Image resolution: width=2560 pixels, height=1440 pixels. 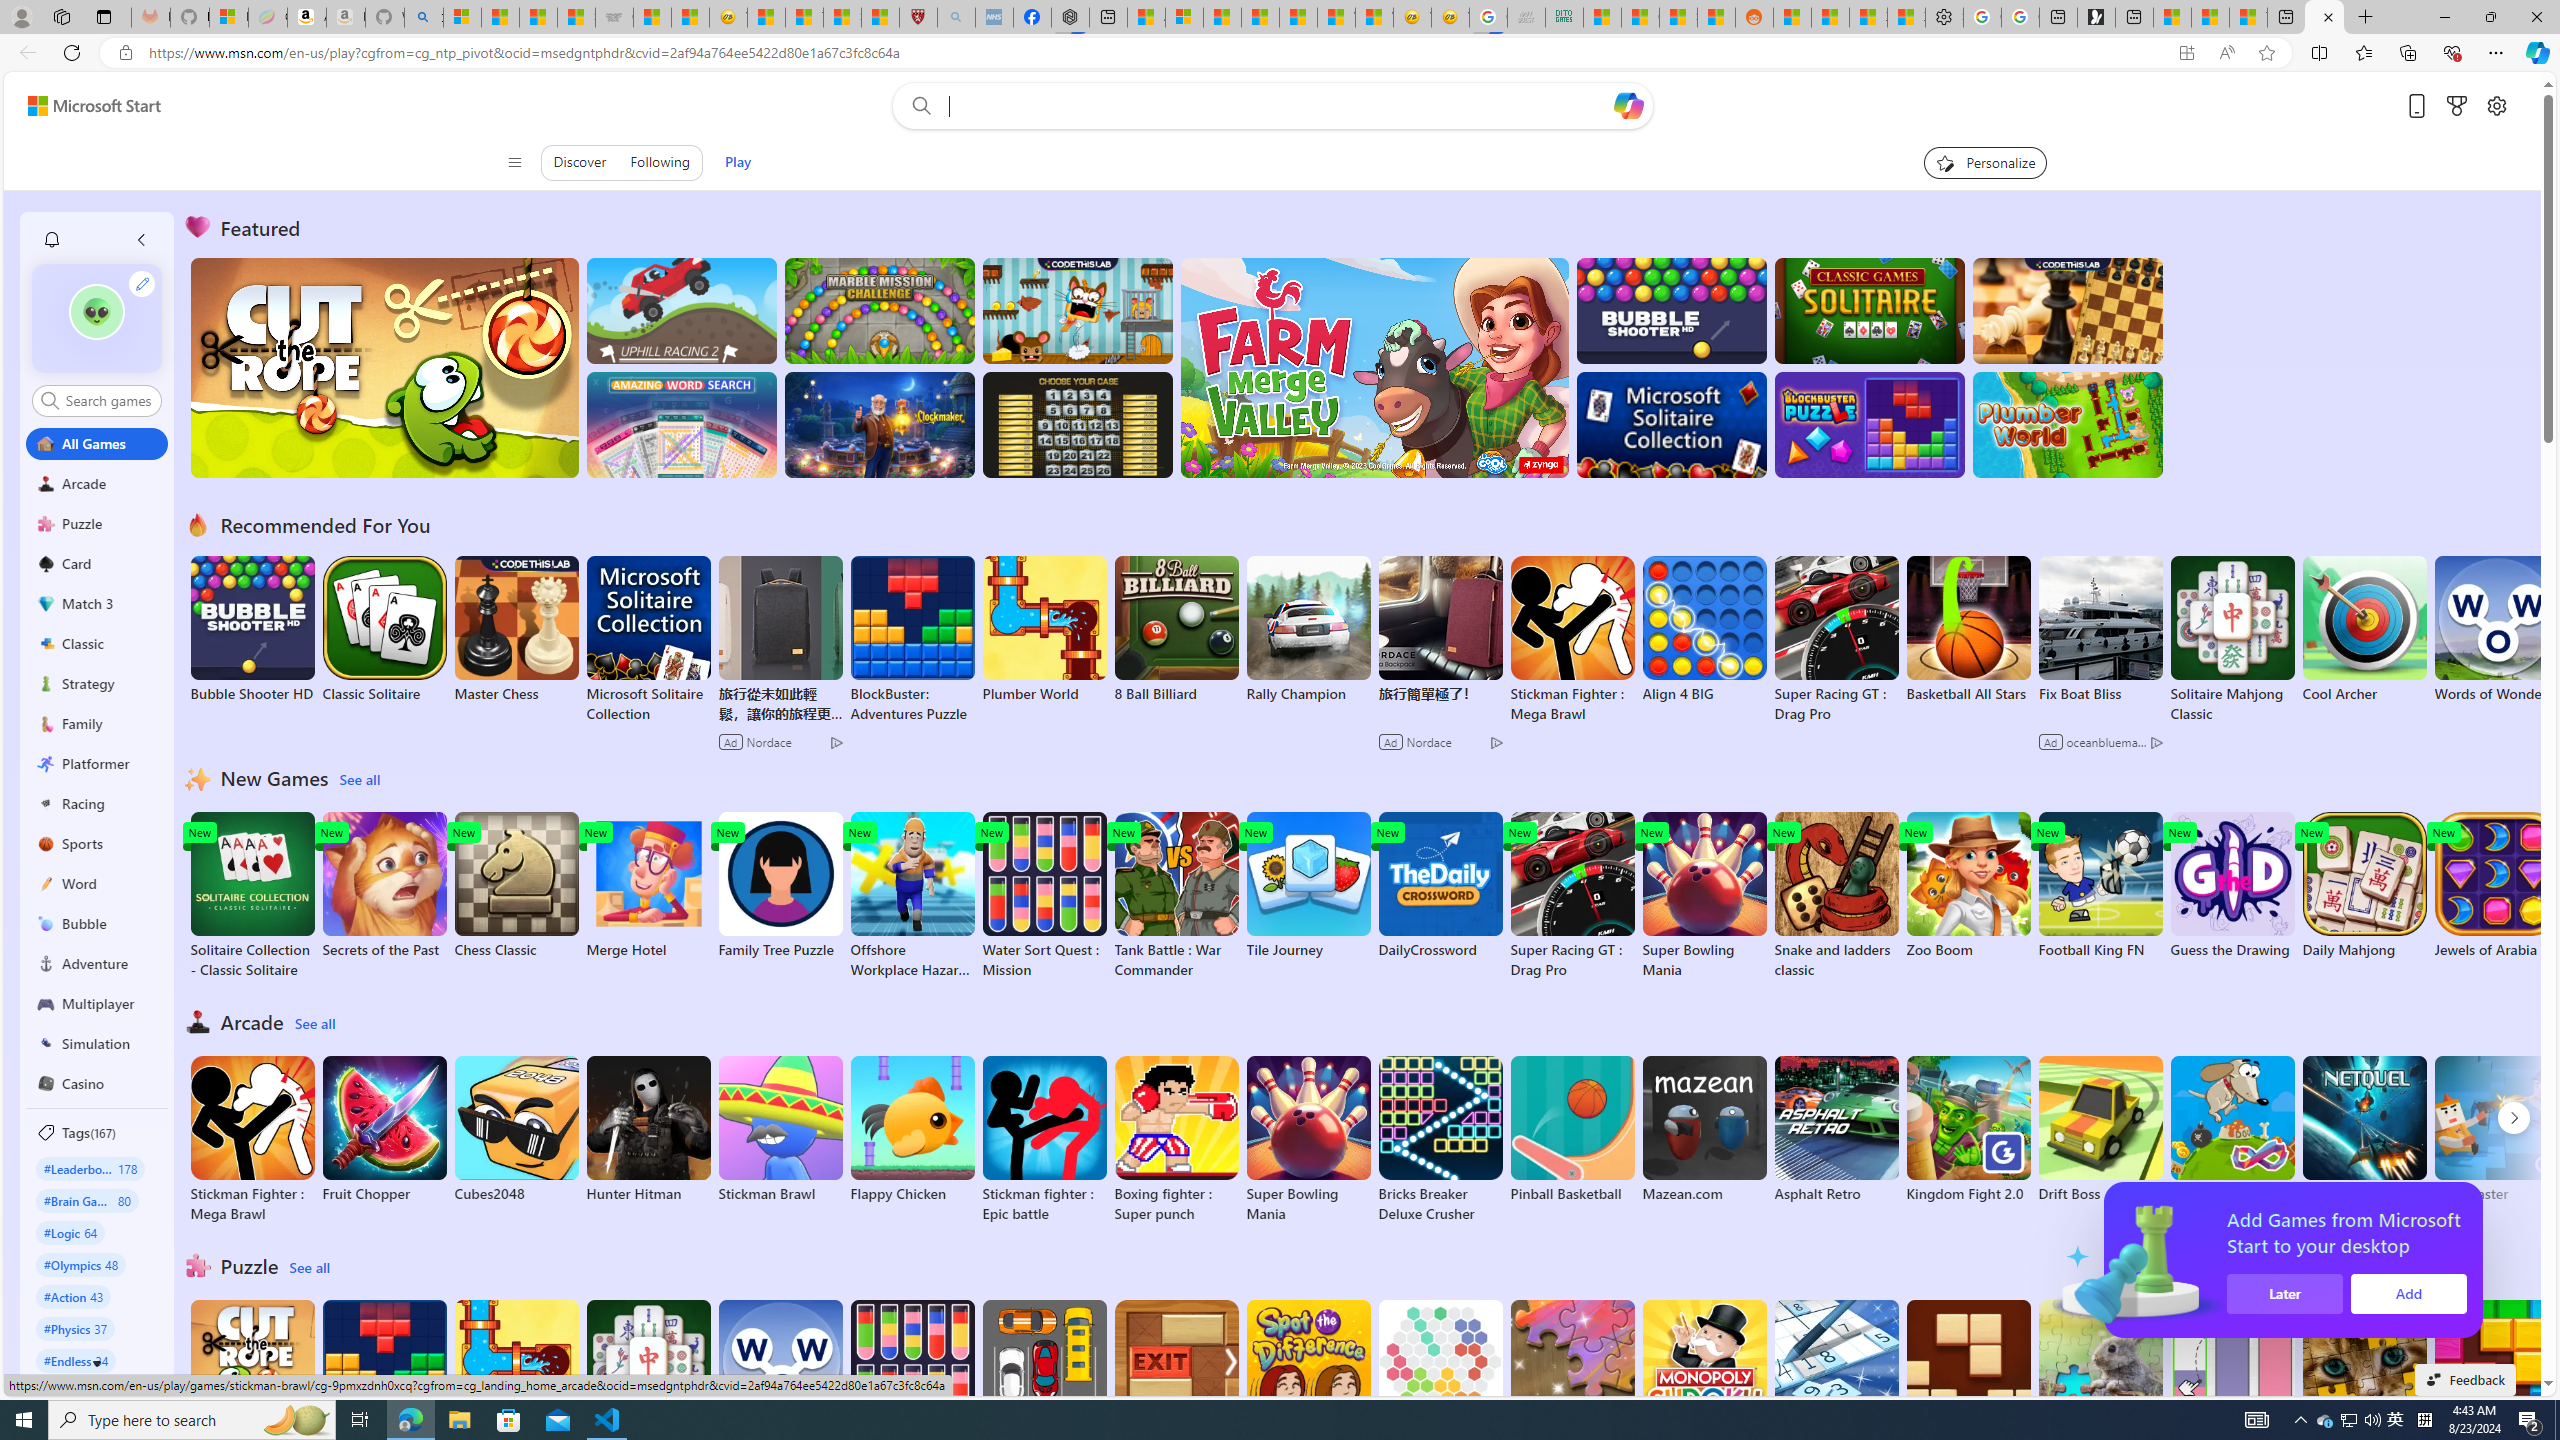 I want to click on 'App available. Install Games from Microsoft Start', so click(x=2145, y=53).